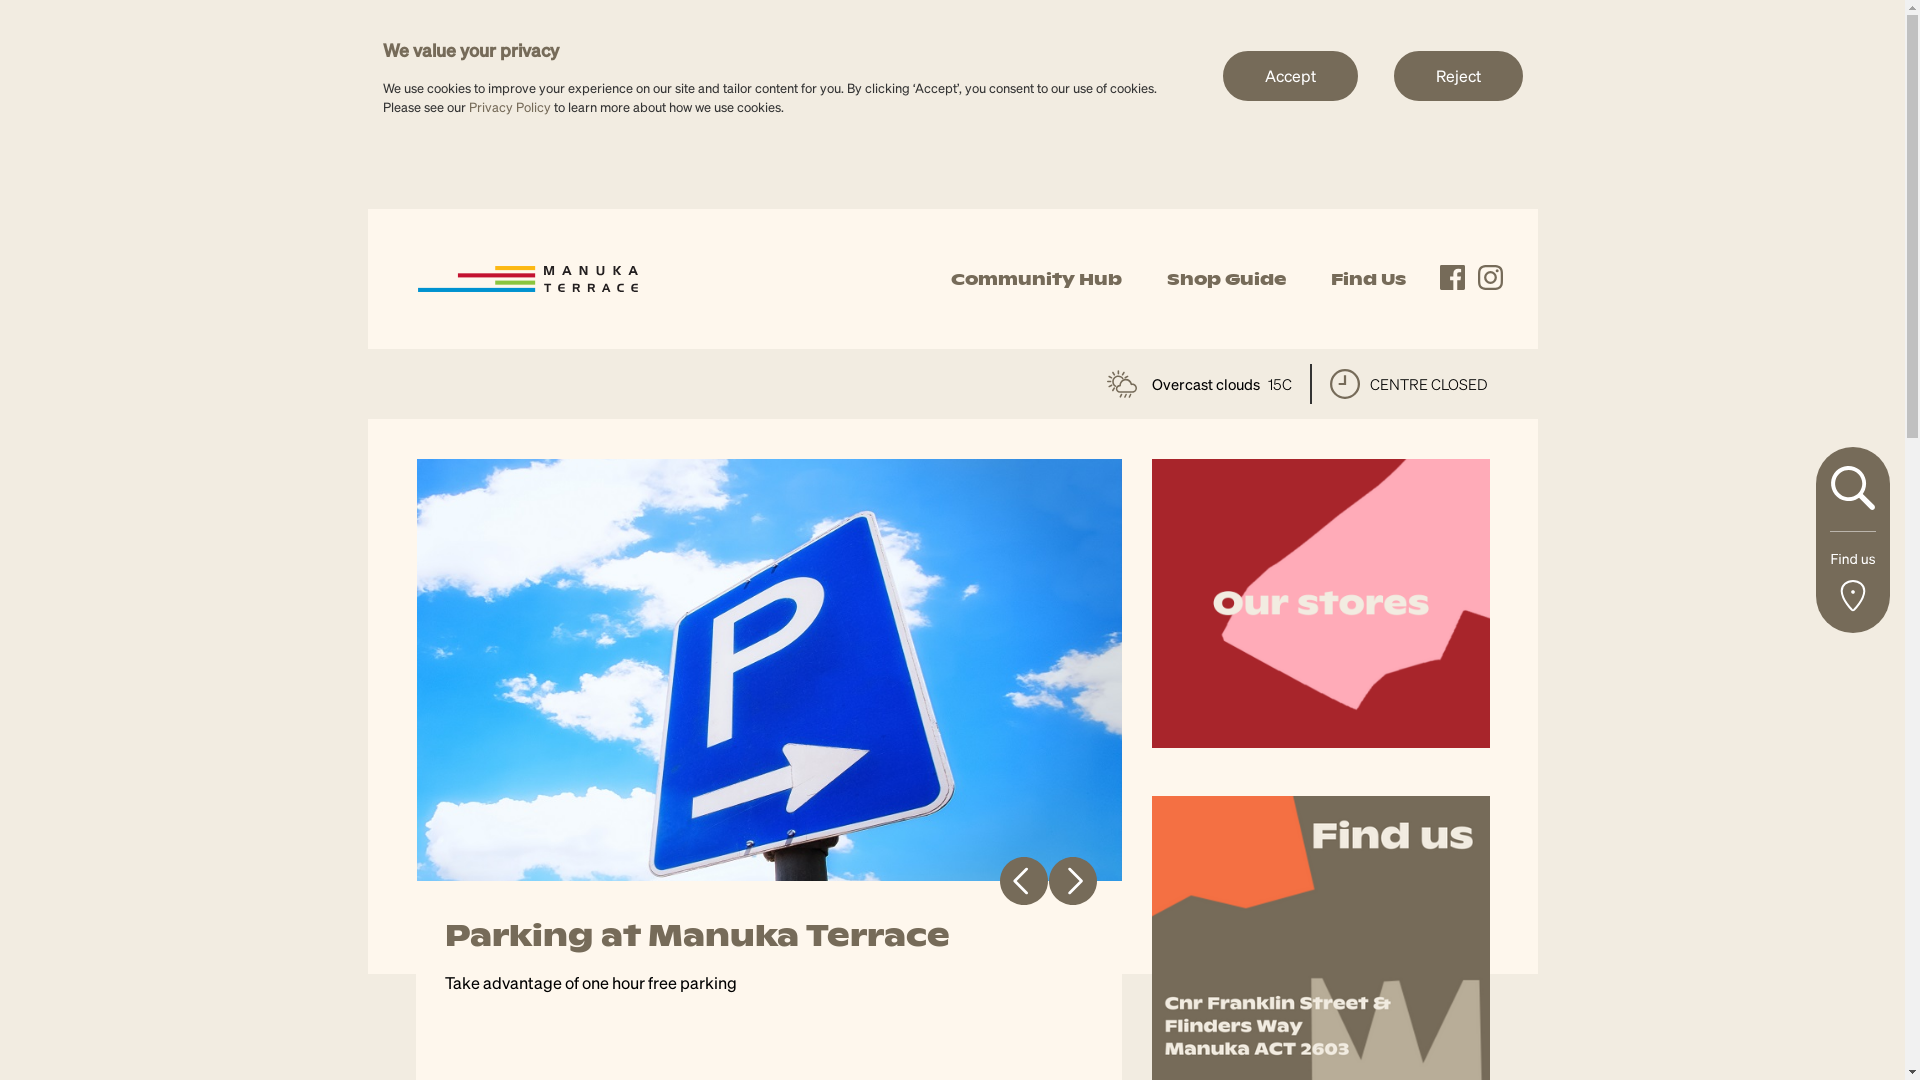  Describe the element at coordinates (1023, 879) in the screenshot. I see `'Previous'` at that location.